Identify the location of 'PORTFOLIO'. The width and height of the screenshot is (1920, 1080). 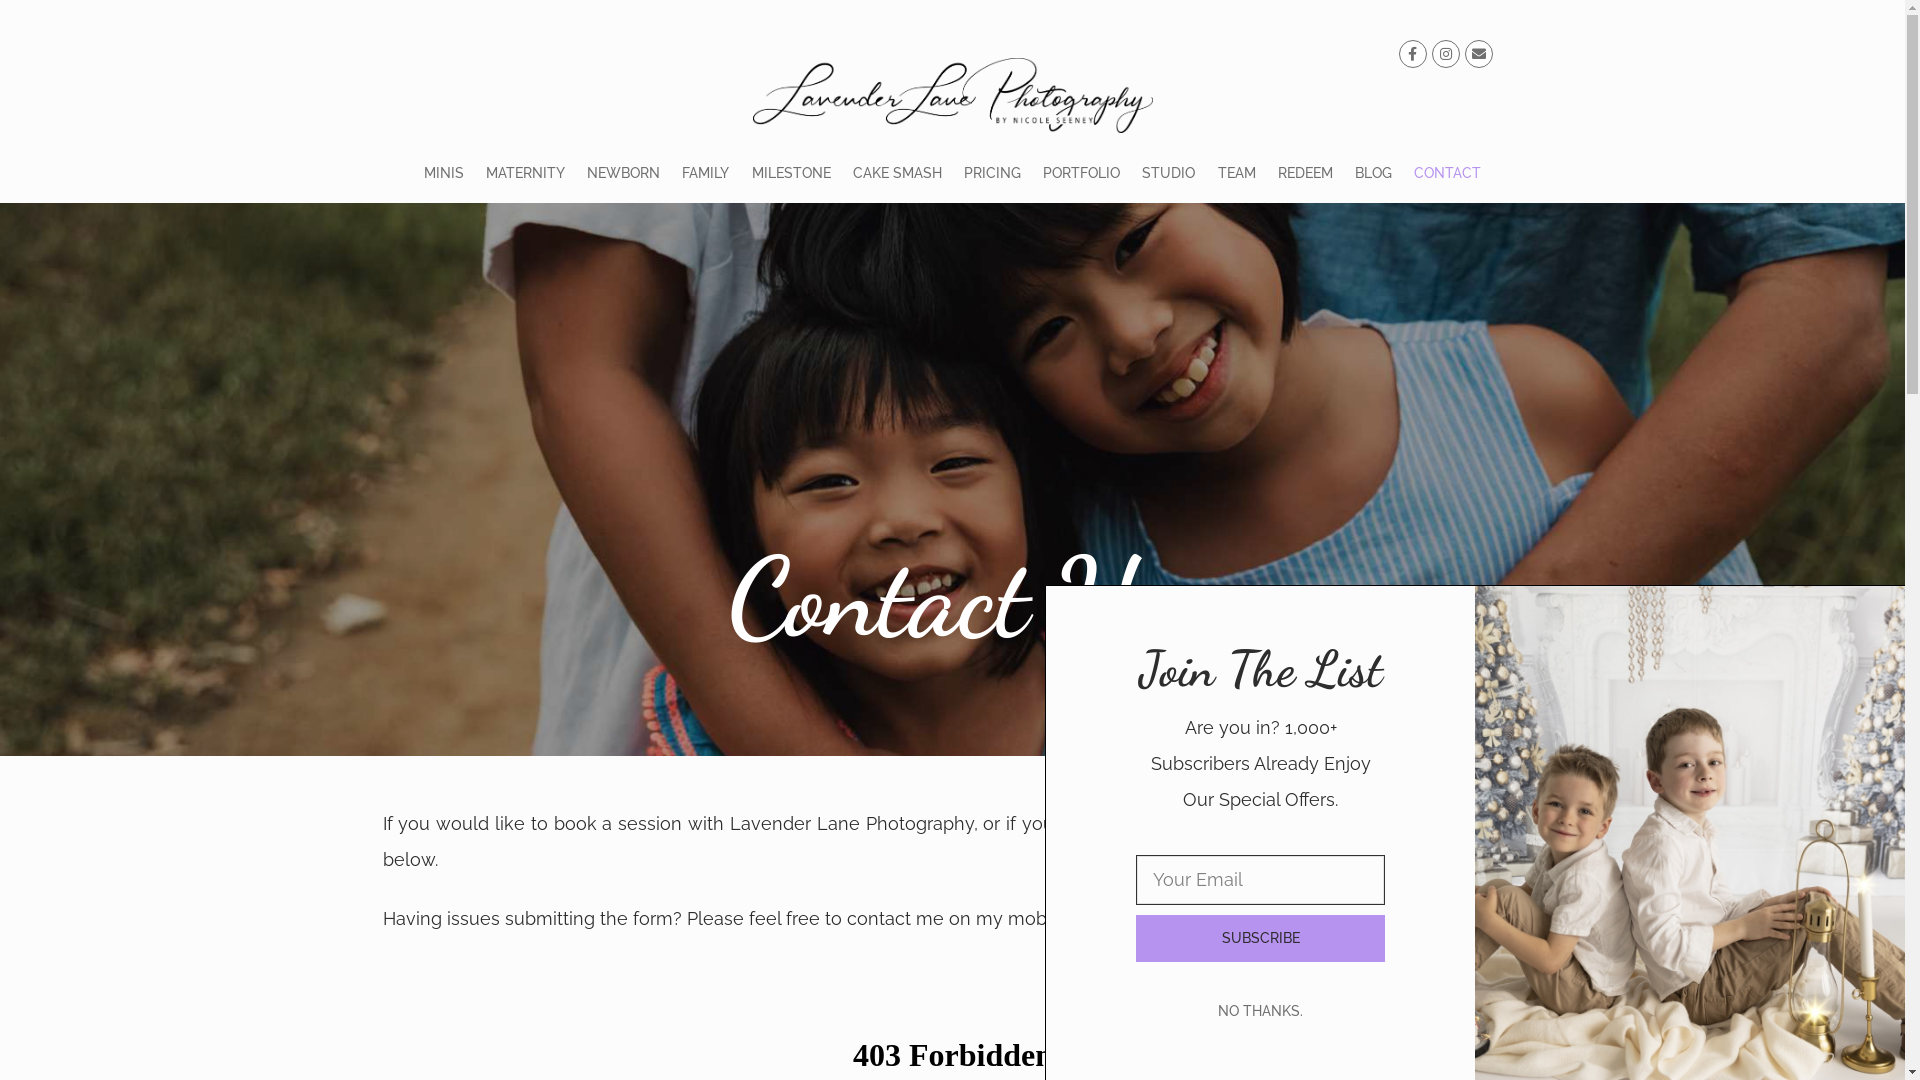
(1080, 172).